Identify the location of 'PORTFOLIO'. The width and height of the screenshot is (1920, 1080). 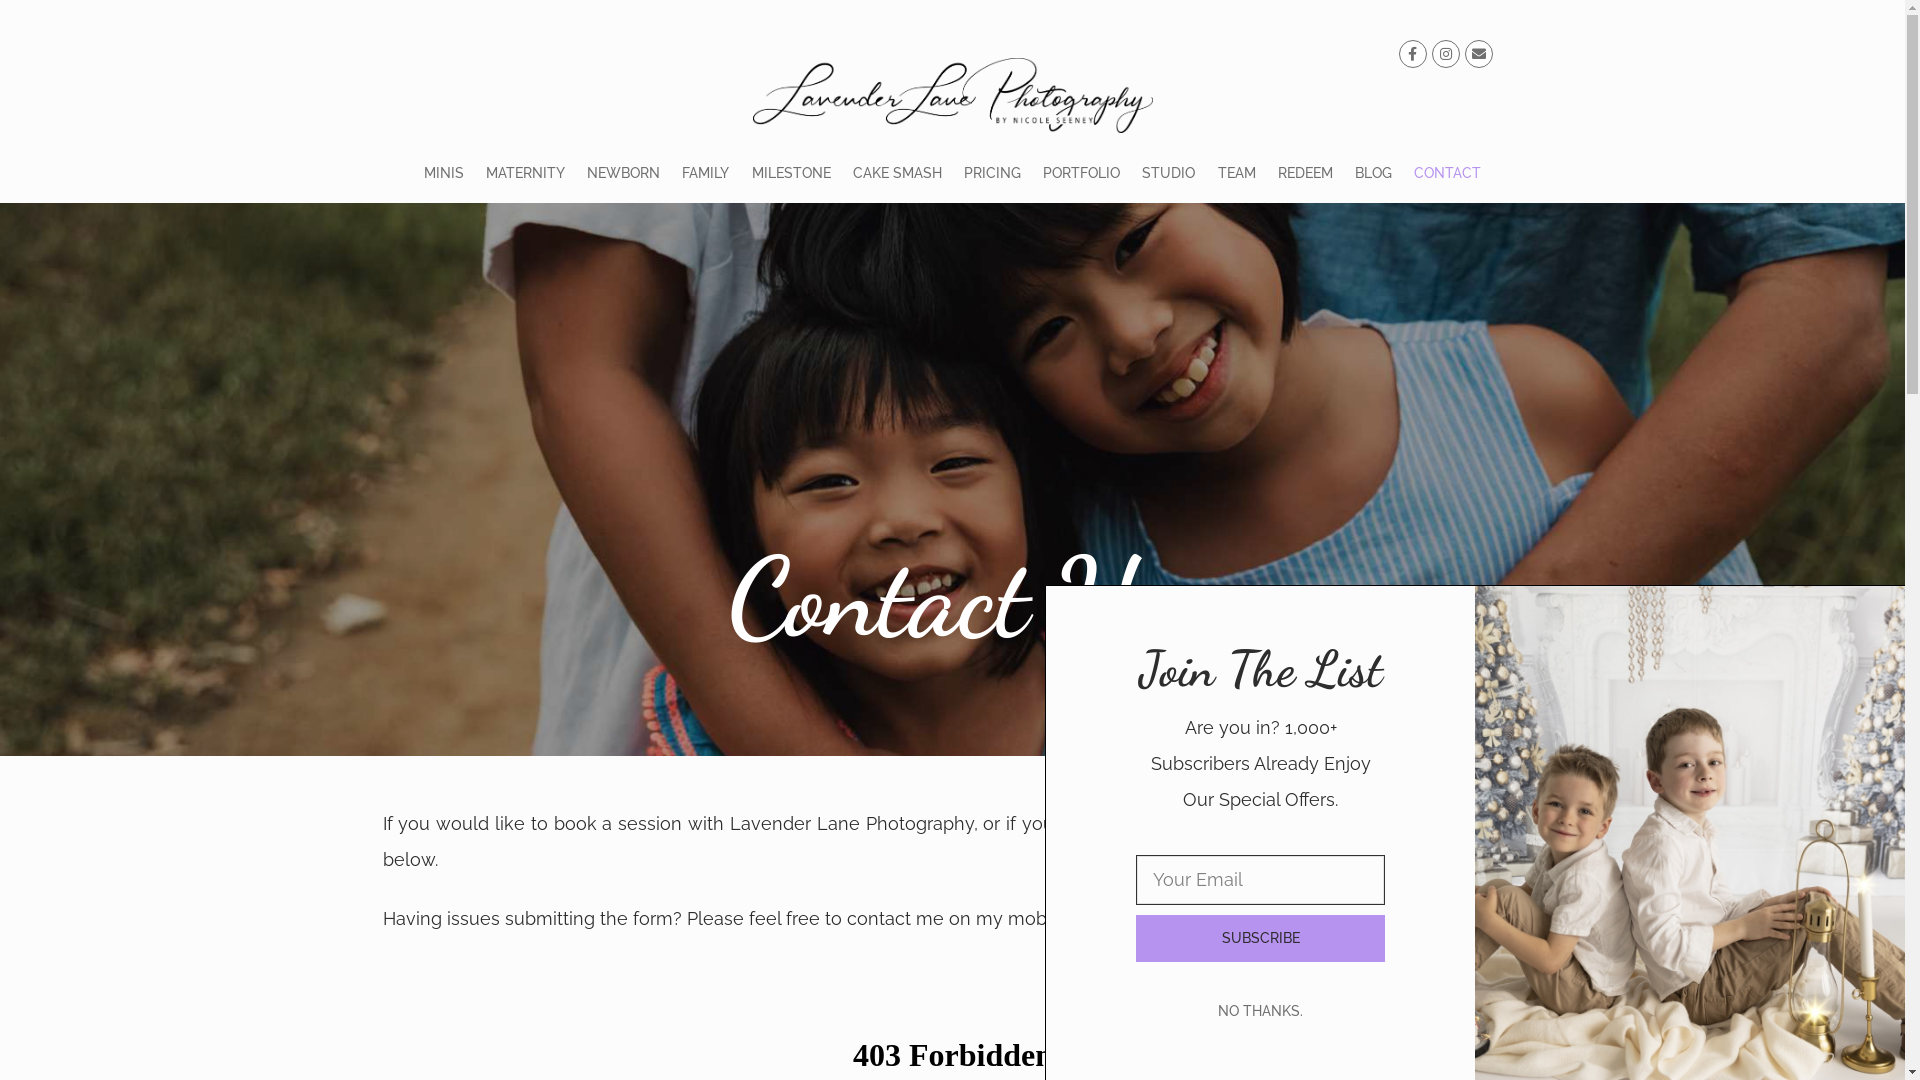
(1080, 172).